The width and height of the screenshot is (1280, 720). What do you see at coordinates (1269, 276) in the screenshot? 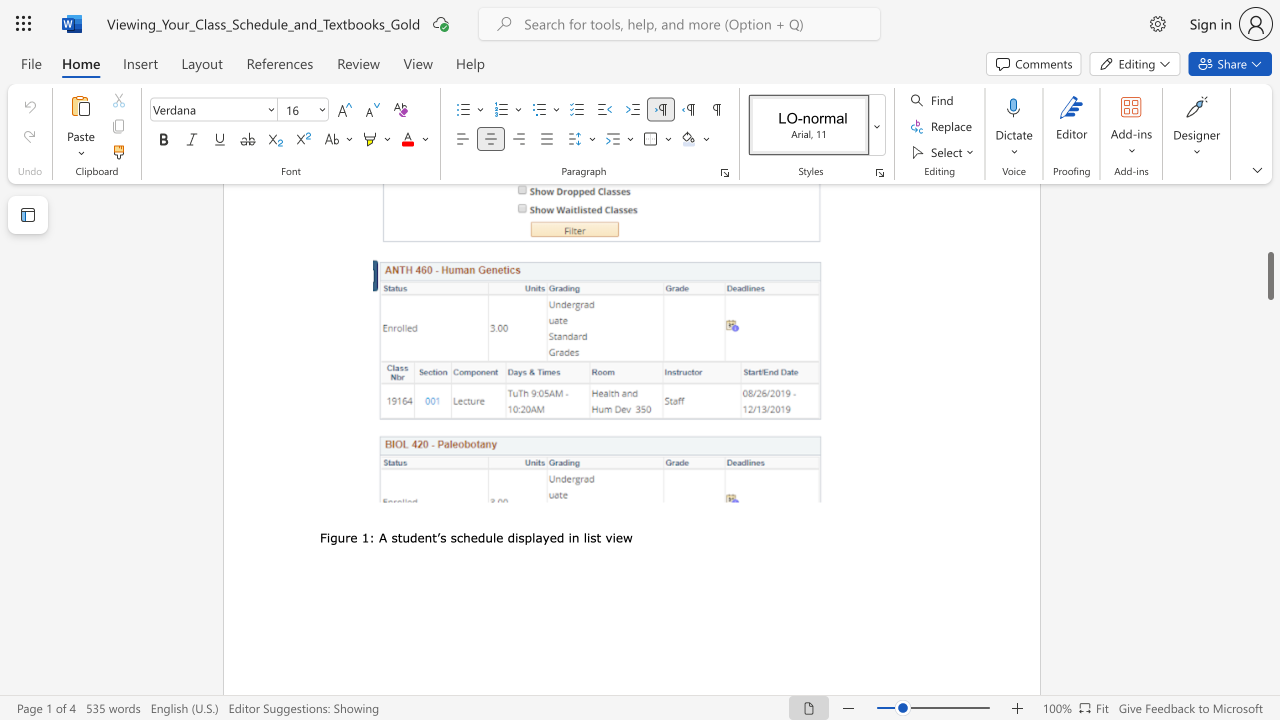
I see `the scrollbar and move up 180 pixels` at bounding box center [1269, 276].